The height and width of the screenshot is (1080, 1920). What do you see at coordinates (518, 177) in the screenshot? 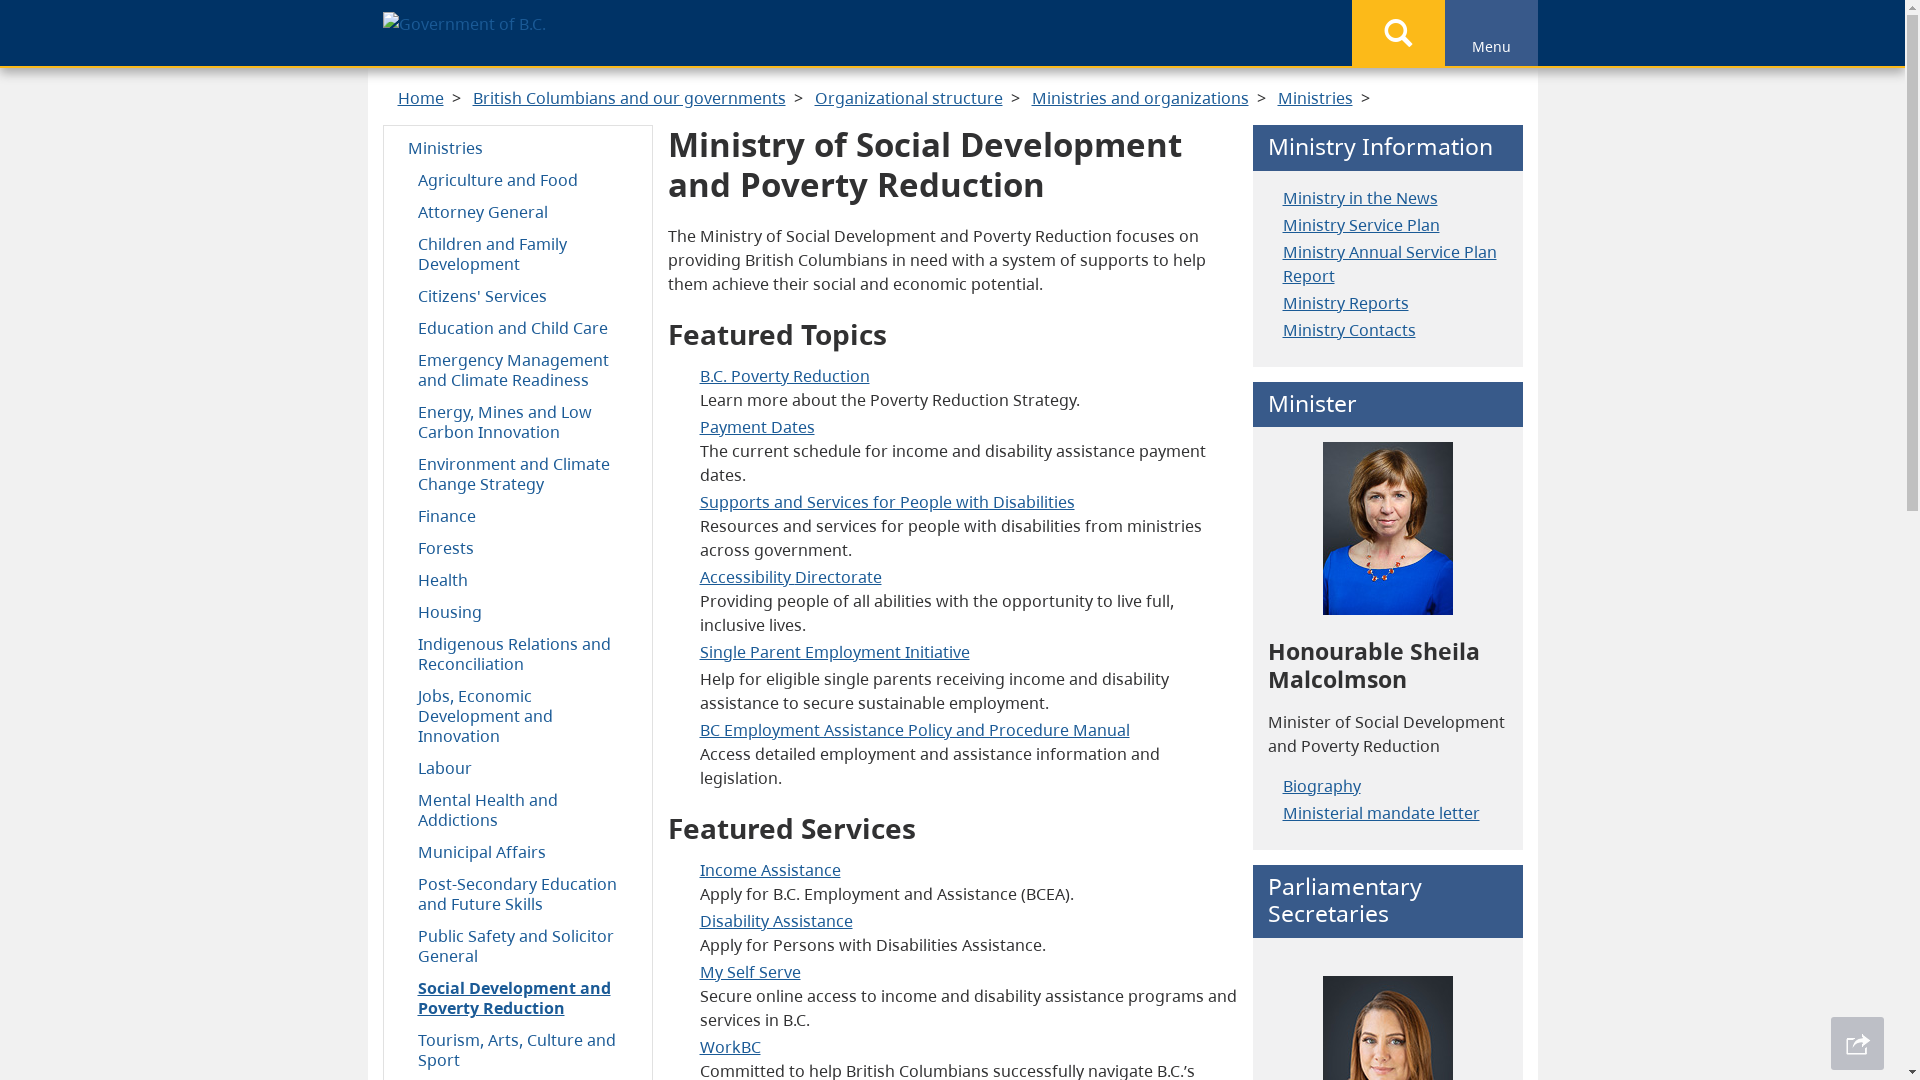
I see `'Agriculture and Food'` at bounding box center [518, 177].